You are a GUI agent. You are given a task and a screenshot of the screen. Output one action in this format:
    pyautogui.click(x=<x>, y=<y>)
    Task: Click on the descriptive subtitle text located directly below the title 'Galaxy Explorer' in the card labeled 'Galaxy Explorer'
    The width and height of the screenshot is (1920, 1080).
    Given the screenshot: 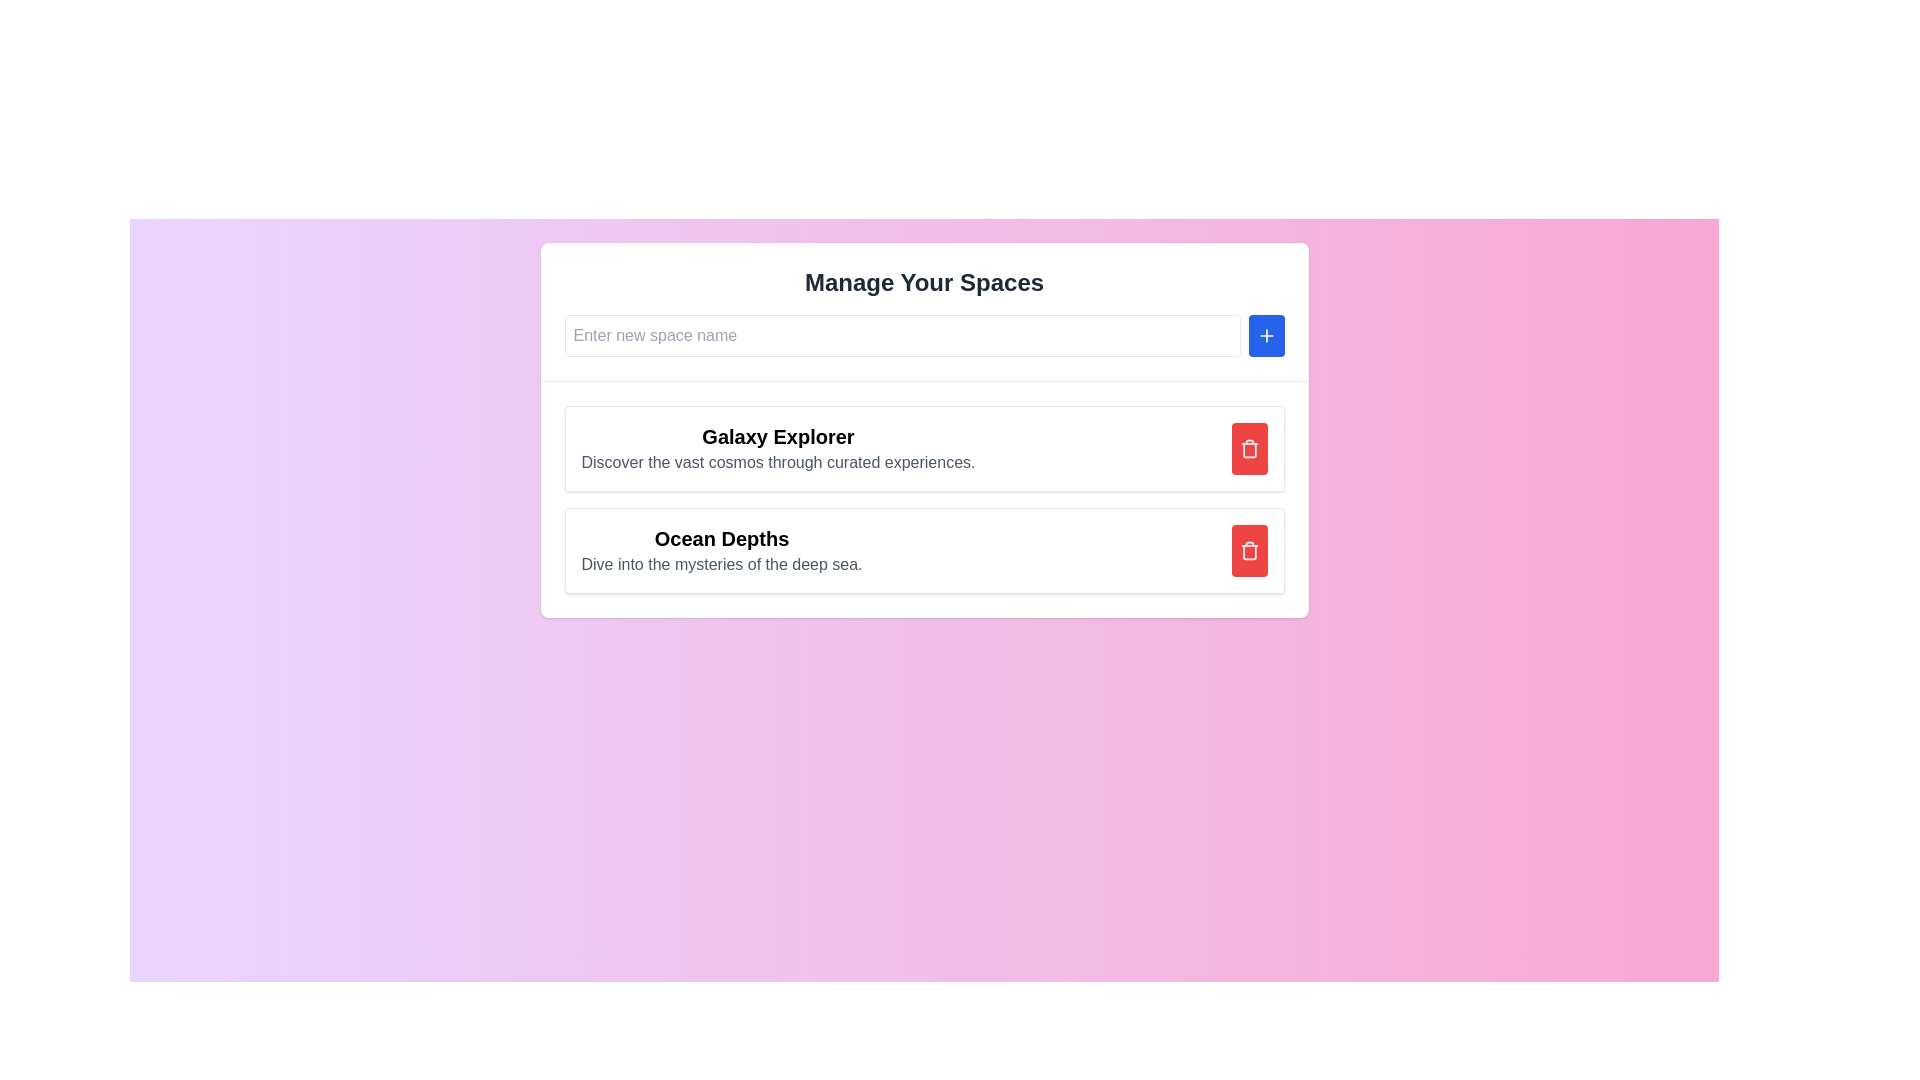 What is the action you would take?
    pyautogui.click(x=777, y=462)
    